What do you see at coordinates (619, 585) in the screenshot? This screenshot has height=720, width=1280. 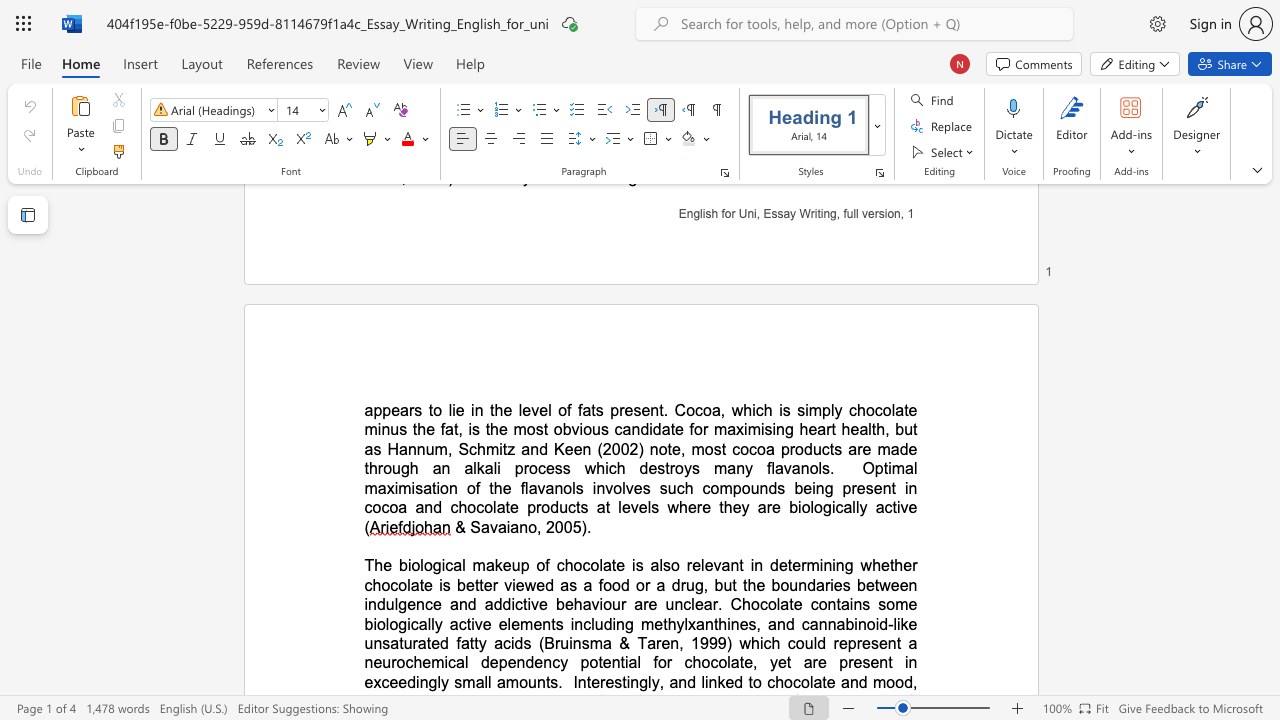 I see `the subset text "d or a d" within the text "whether chocolate is better viewed as a food or a drug, but the boundaries between indulgence and addictive behaviour are unclear. Chocolate"` at bounding box center [619, 585].